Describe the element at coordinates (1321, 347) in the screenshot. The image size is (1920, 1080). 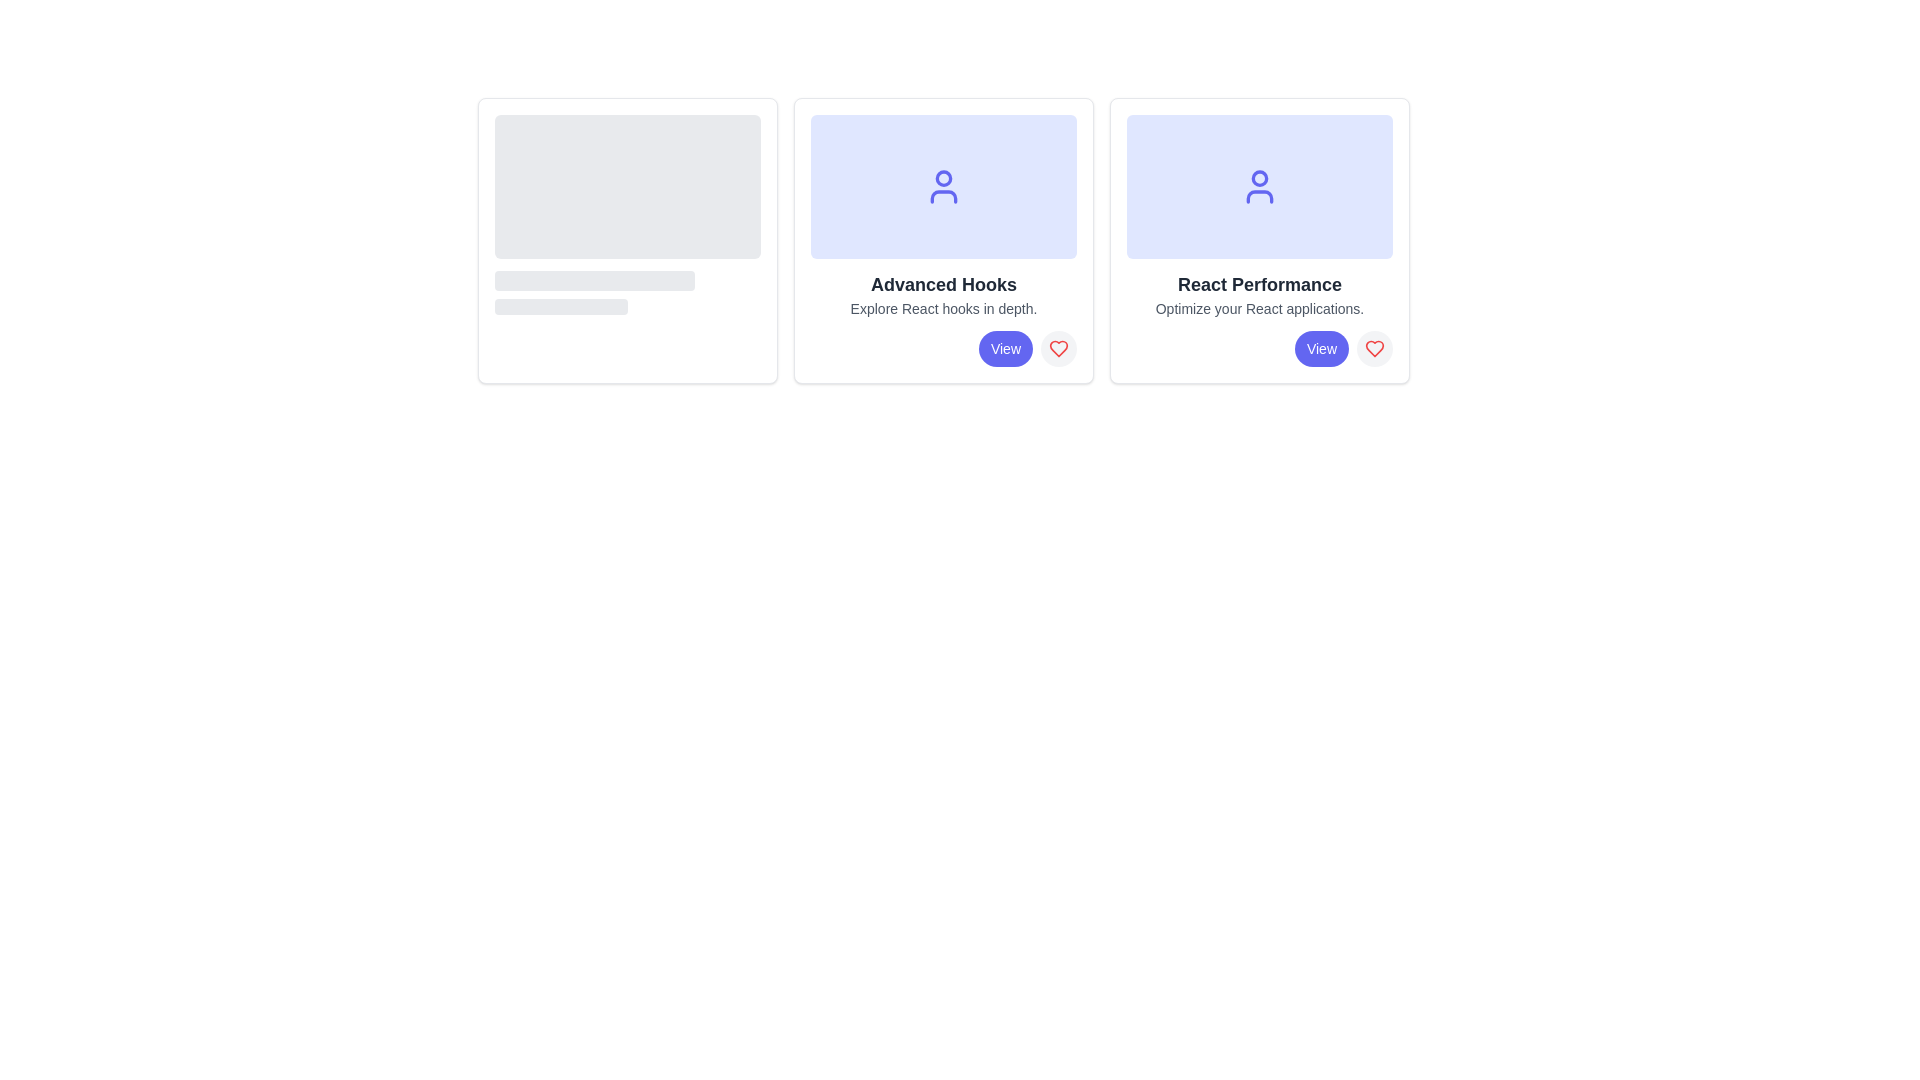
I see `the 'View' button located at the bottom right of the 'React Performance' card` at that location.